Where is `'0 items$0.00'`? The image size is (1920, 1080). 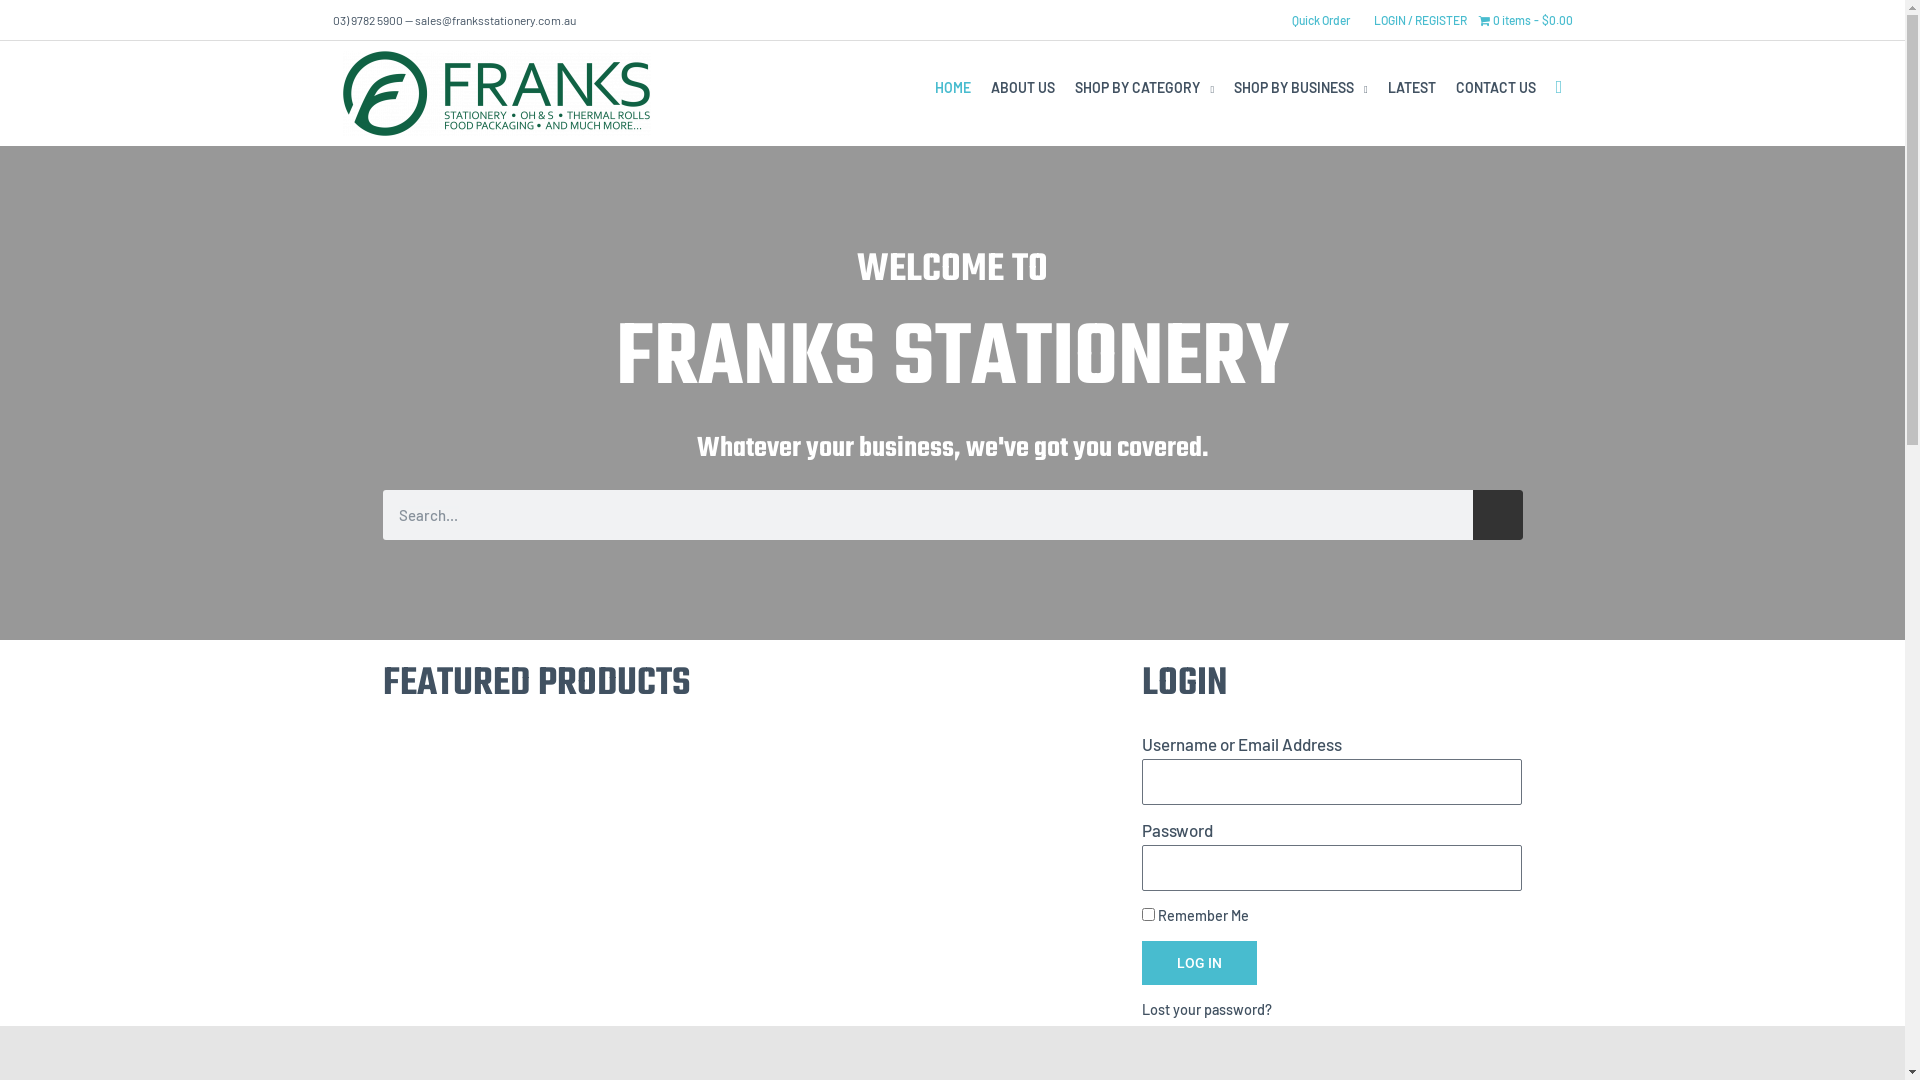 '0 items$0.00' is located at coordinates (1524, 19).